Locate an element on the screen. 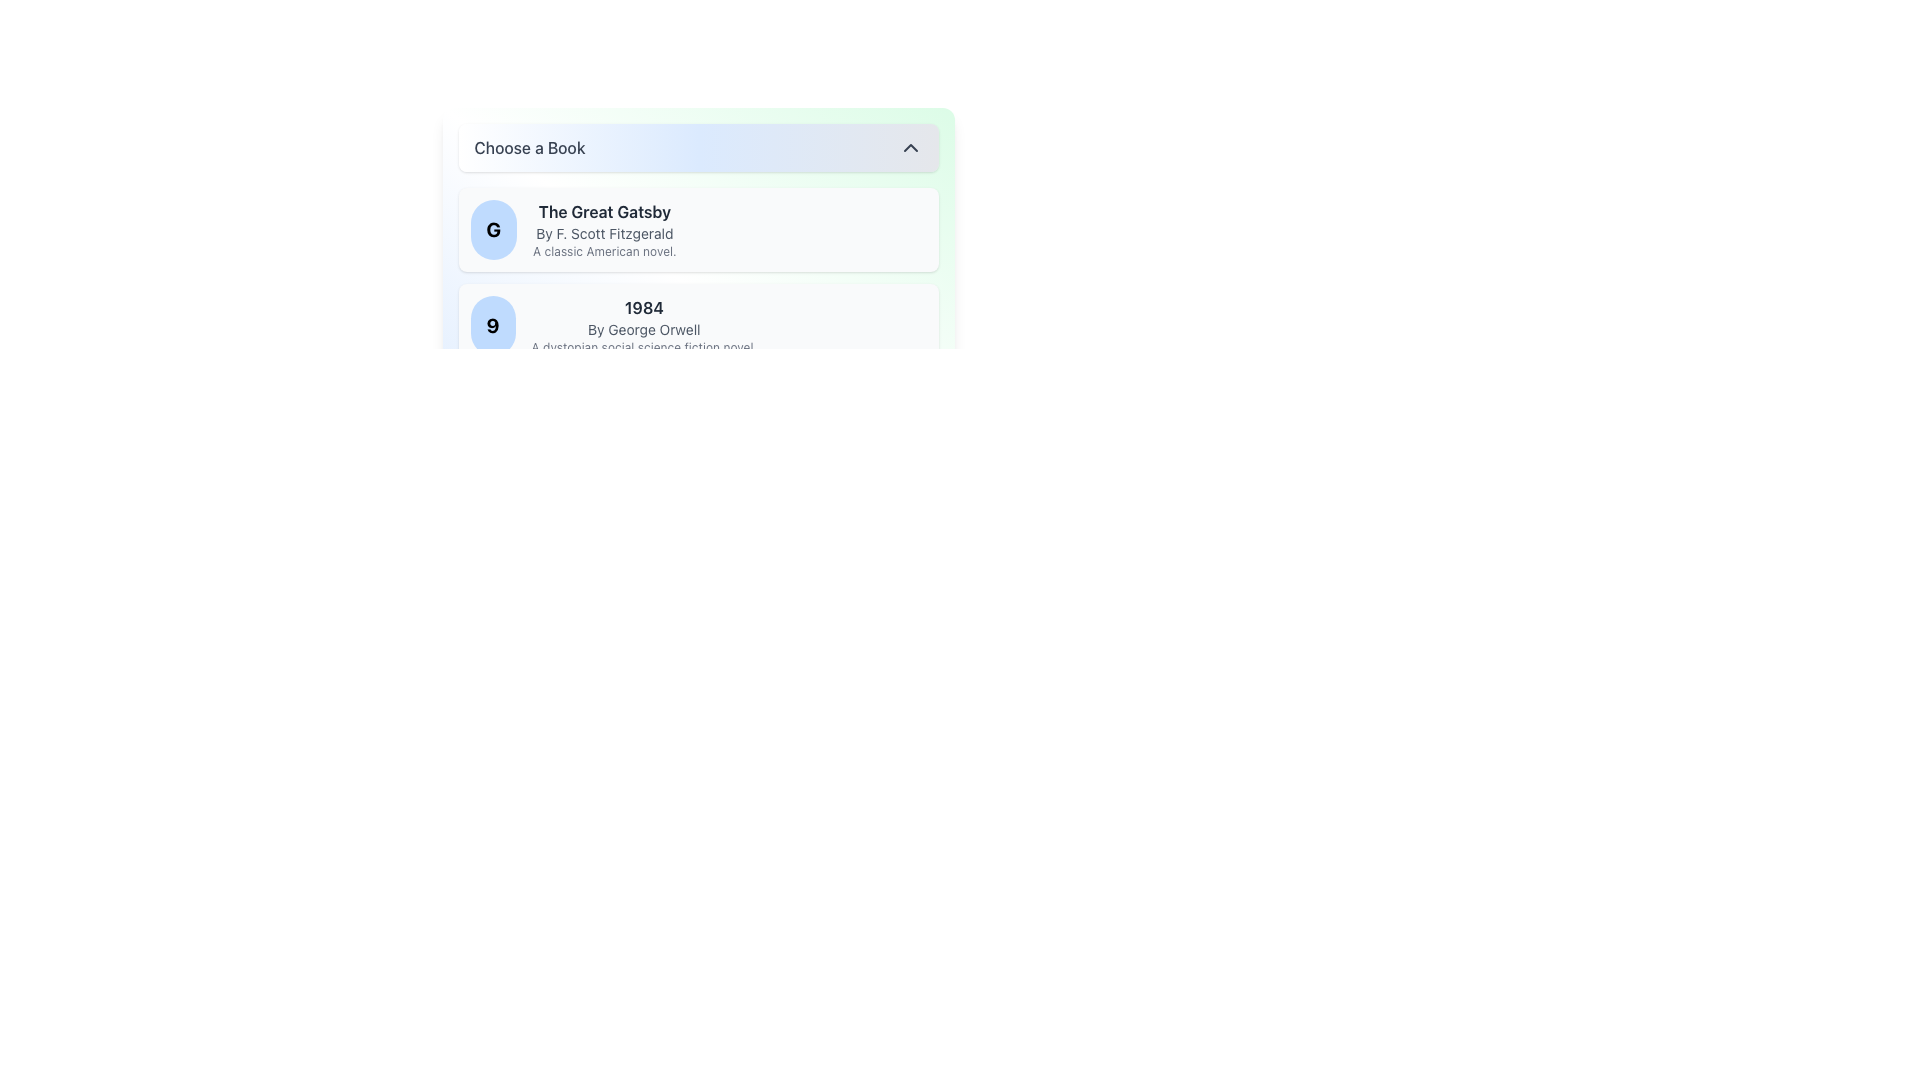 The width and height of the screenshot is (1920, 1080). the text block element containing the title '1984', author 'By George Orwell', and description 'A dystopian social science fiction novel' is located at coordinates (644, 325).